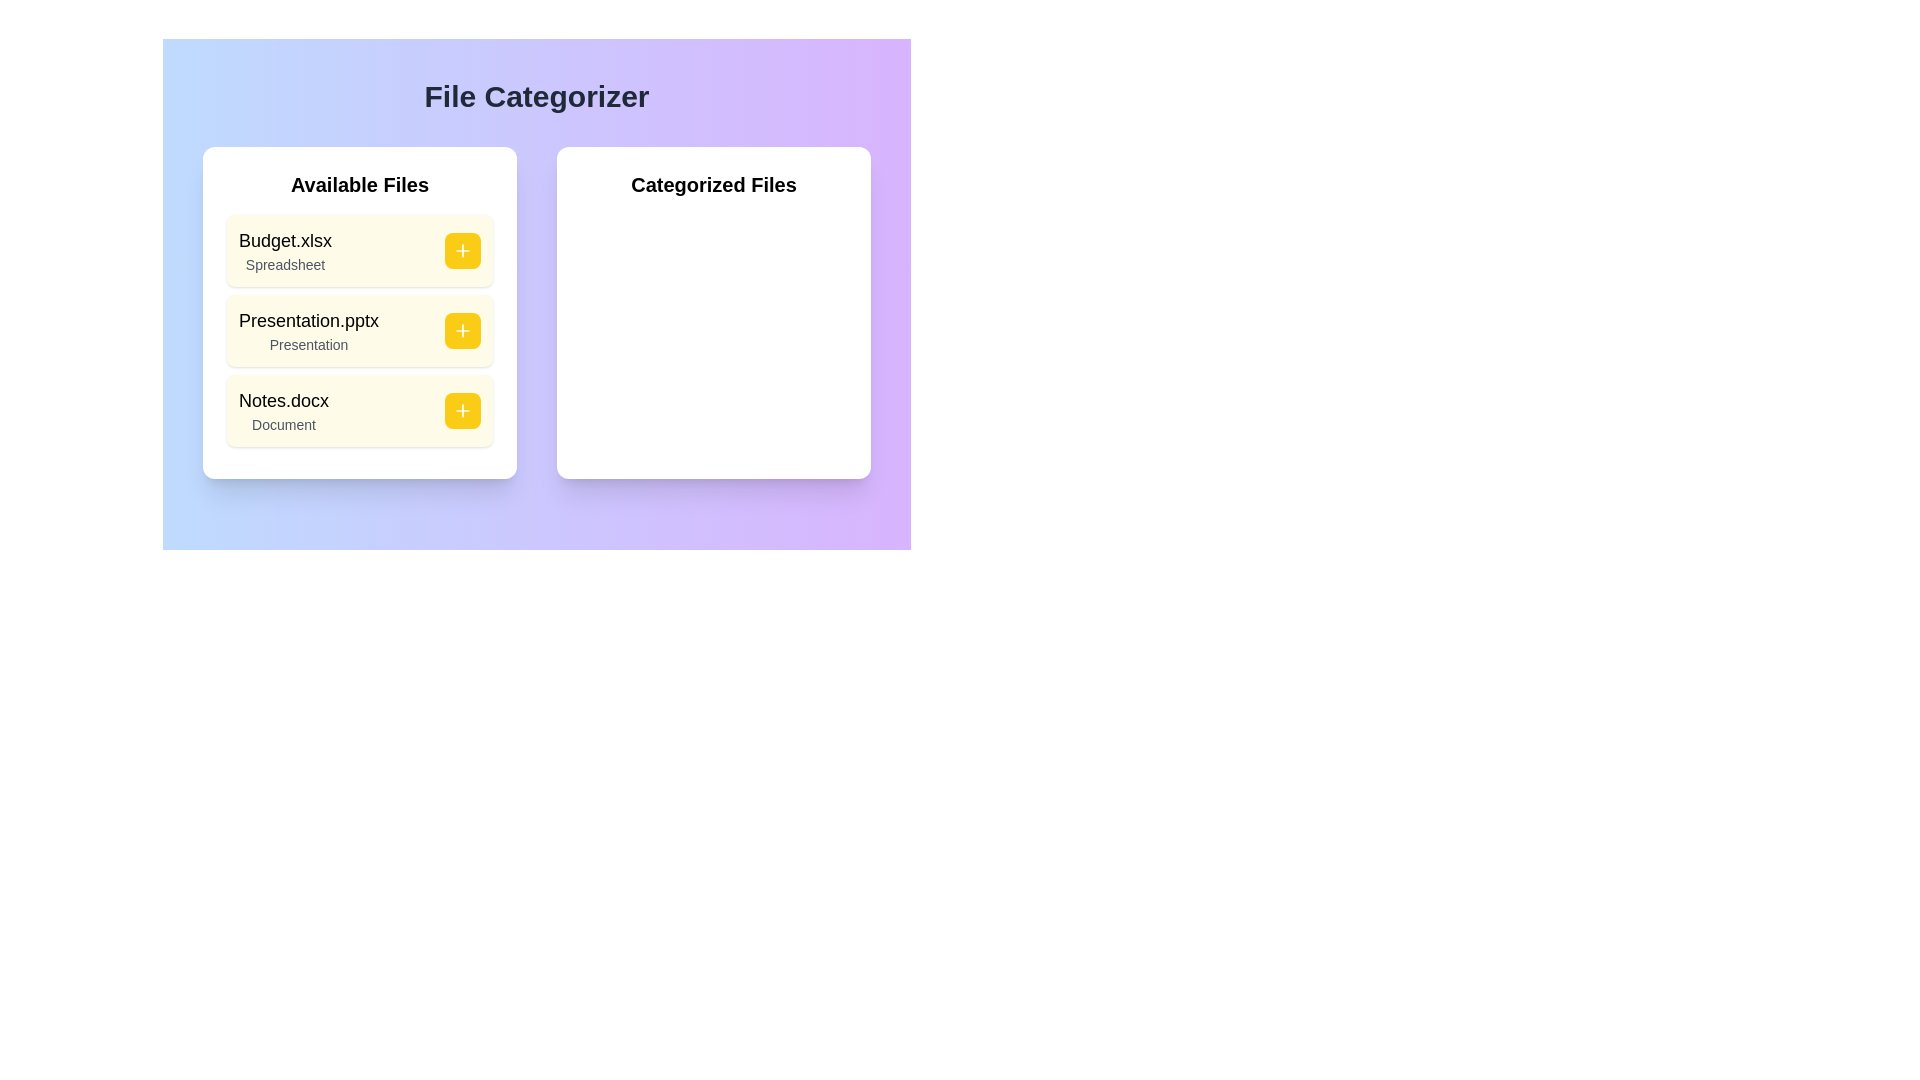  What do you see at coordinates (461, 249) in the screenshot?
I see `the 'Add' button located to the right of the 'Budget.xlsx' file entry in the 'Available Files' list` at bounding box center [461, 249].